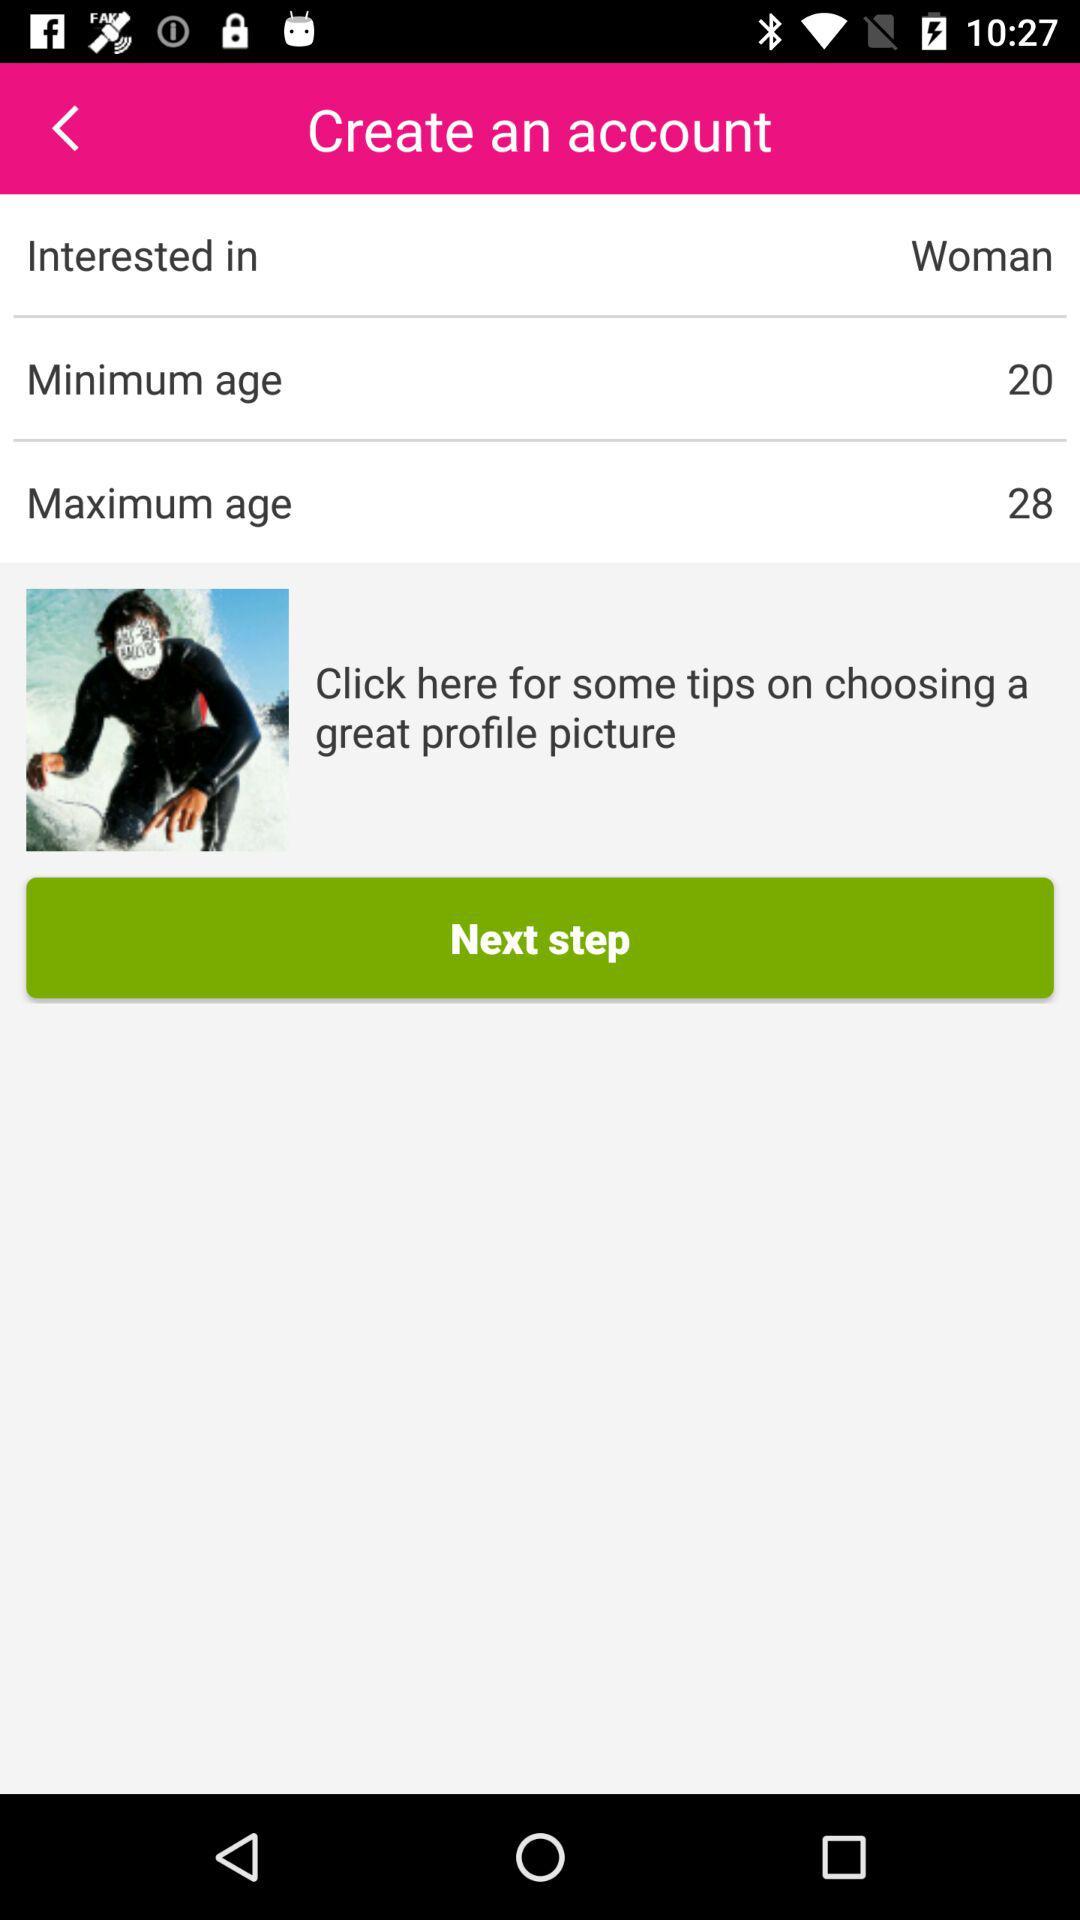 The image size is (1080, 1920). I want to click on the text next to image, so click(683, 706).